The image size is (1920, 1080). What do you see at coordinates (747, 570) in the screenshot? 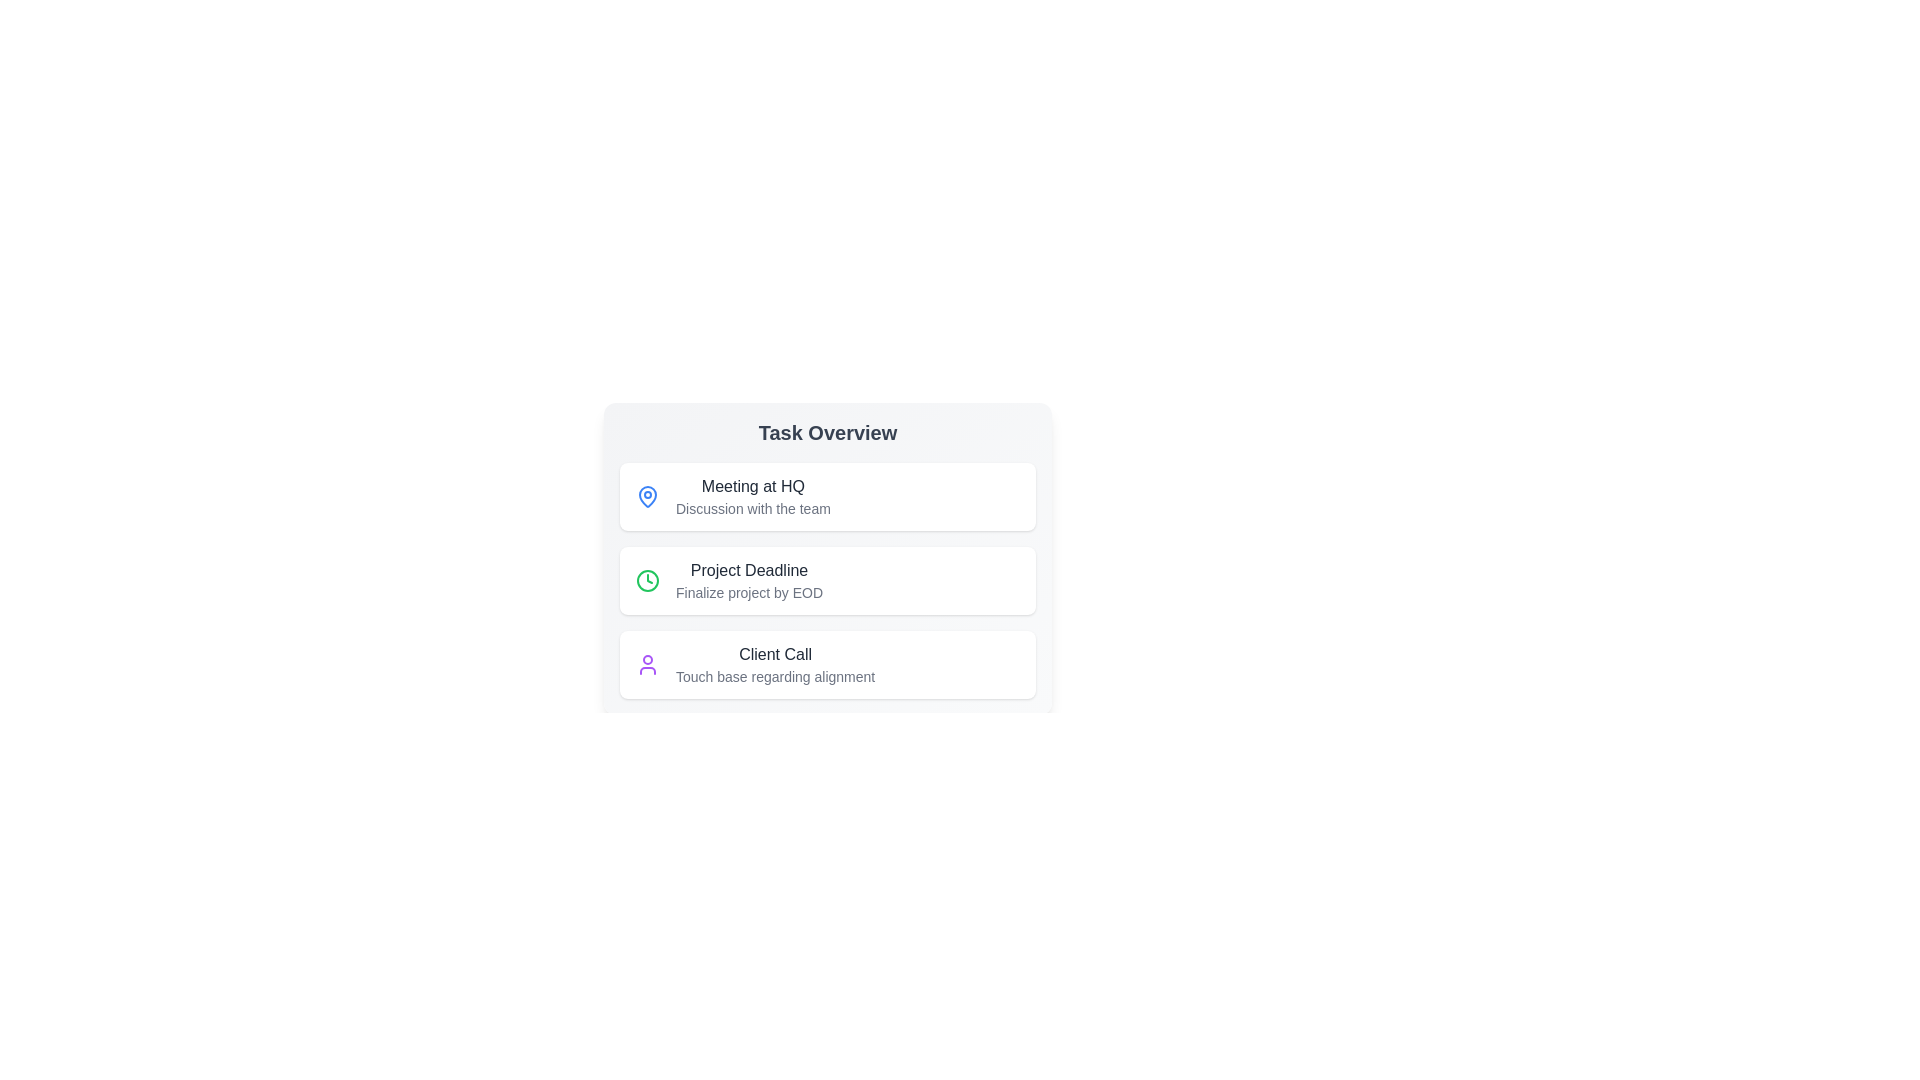
I see `the title of the task 'Project Deadline' to edit or expand it` at bounding box center [747, 570].